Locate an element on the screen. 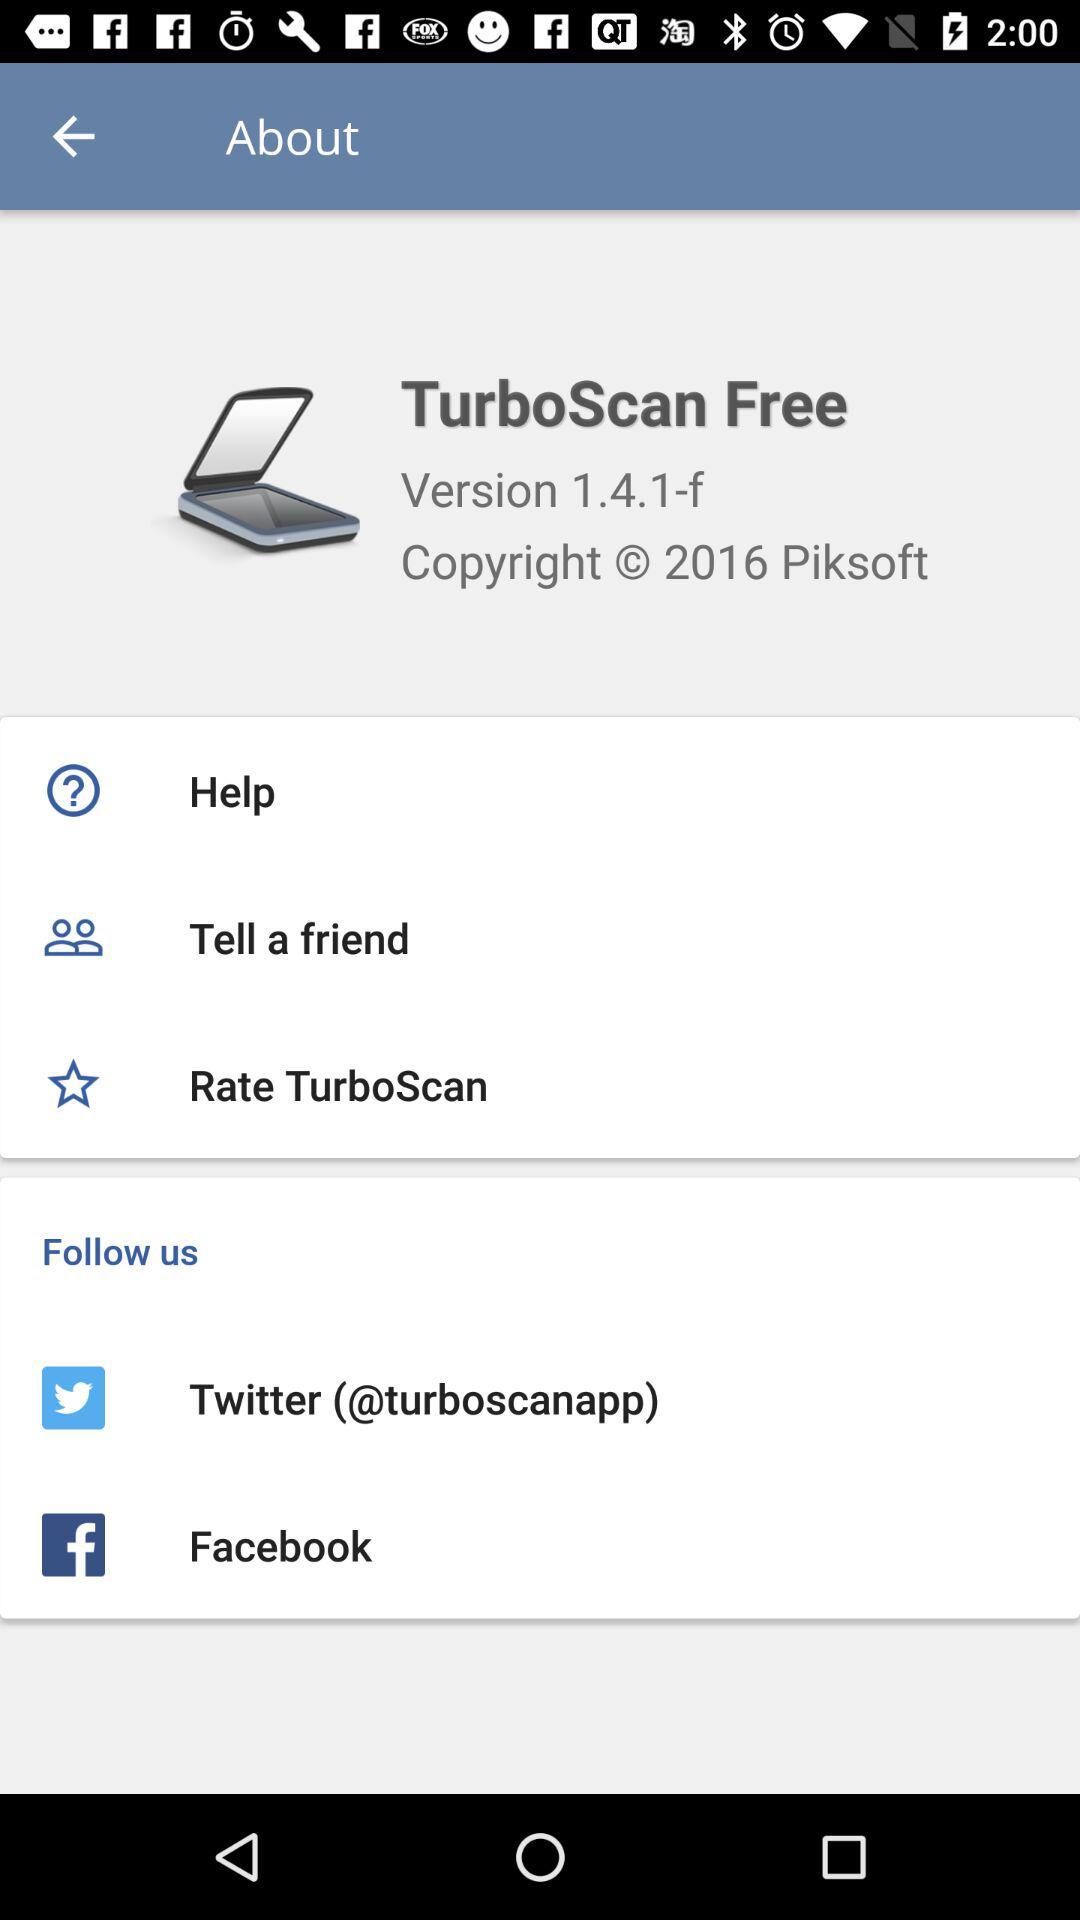 Image resolution: width=1080 pixels, height=1920 pixels. rate turboscan item is located at coordinates (540, 1083).